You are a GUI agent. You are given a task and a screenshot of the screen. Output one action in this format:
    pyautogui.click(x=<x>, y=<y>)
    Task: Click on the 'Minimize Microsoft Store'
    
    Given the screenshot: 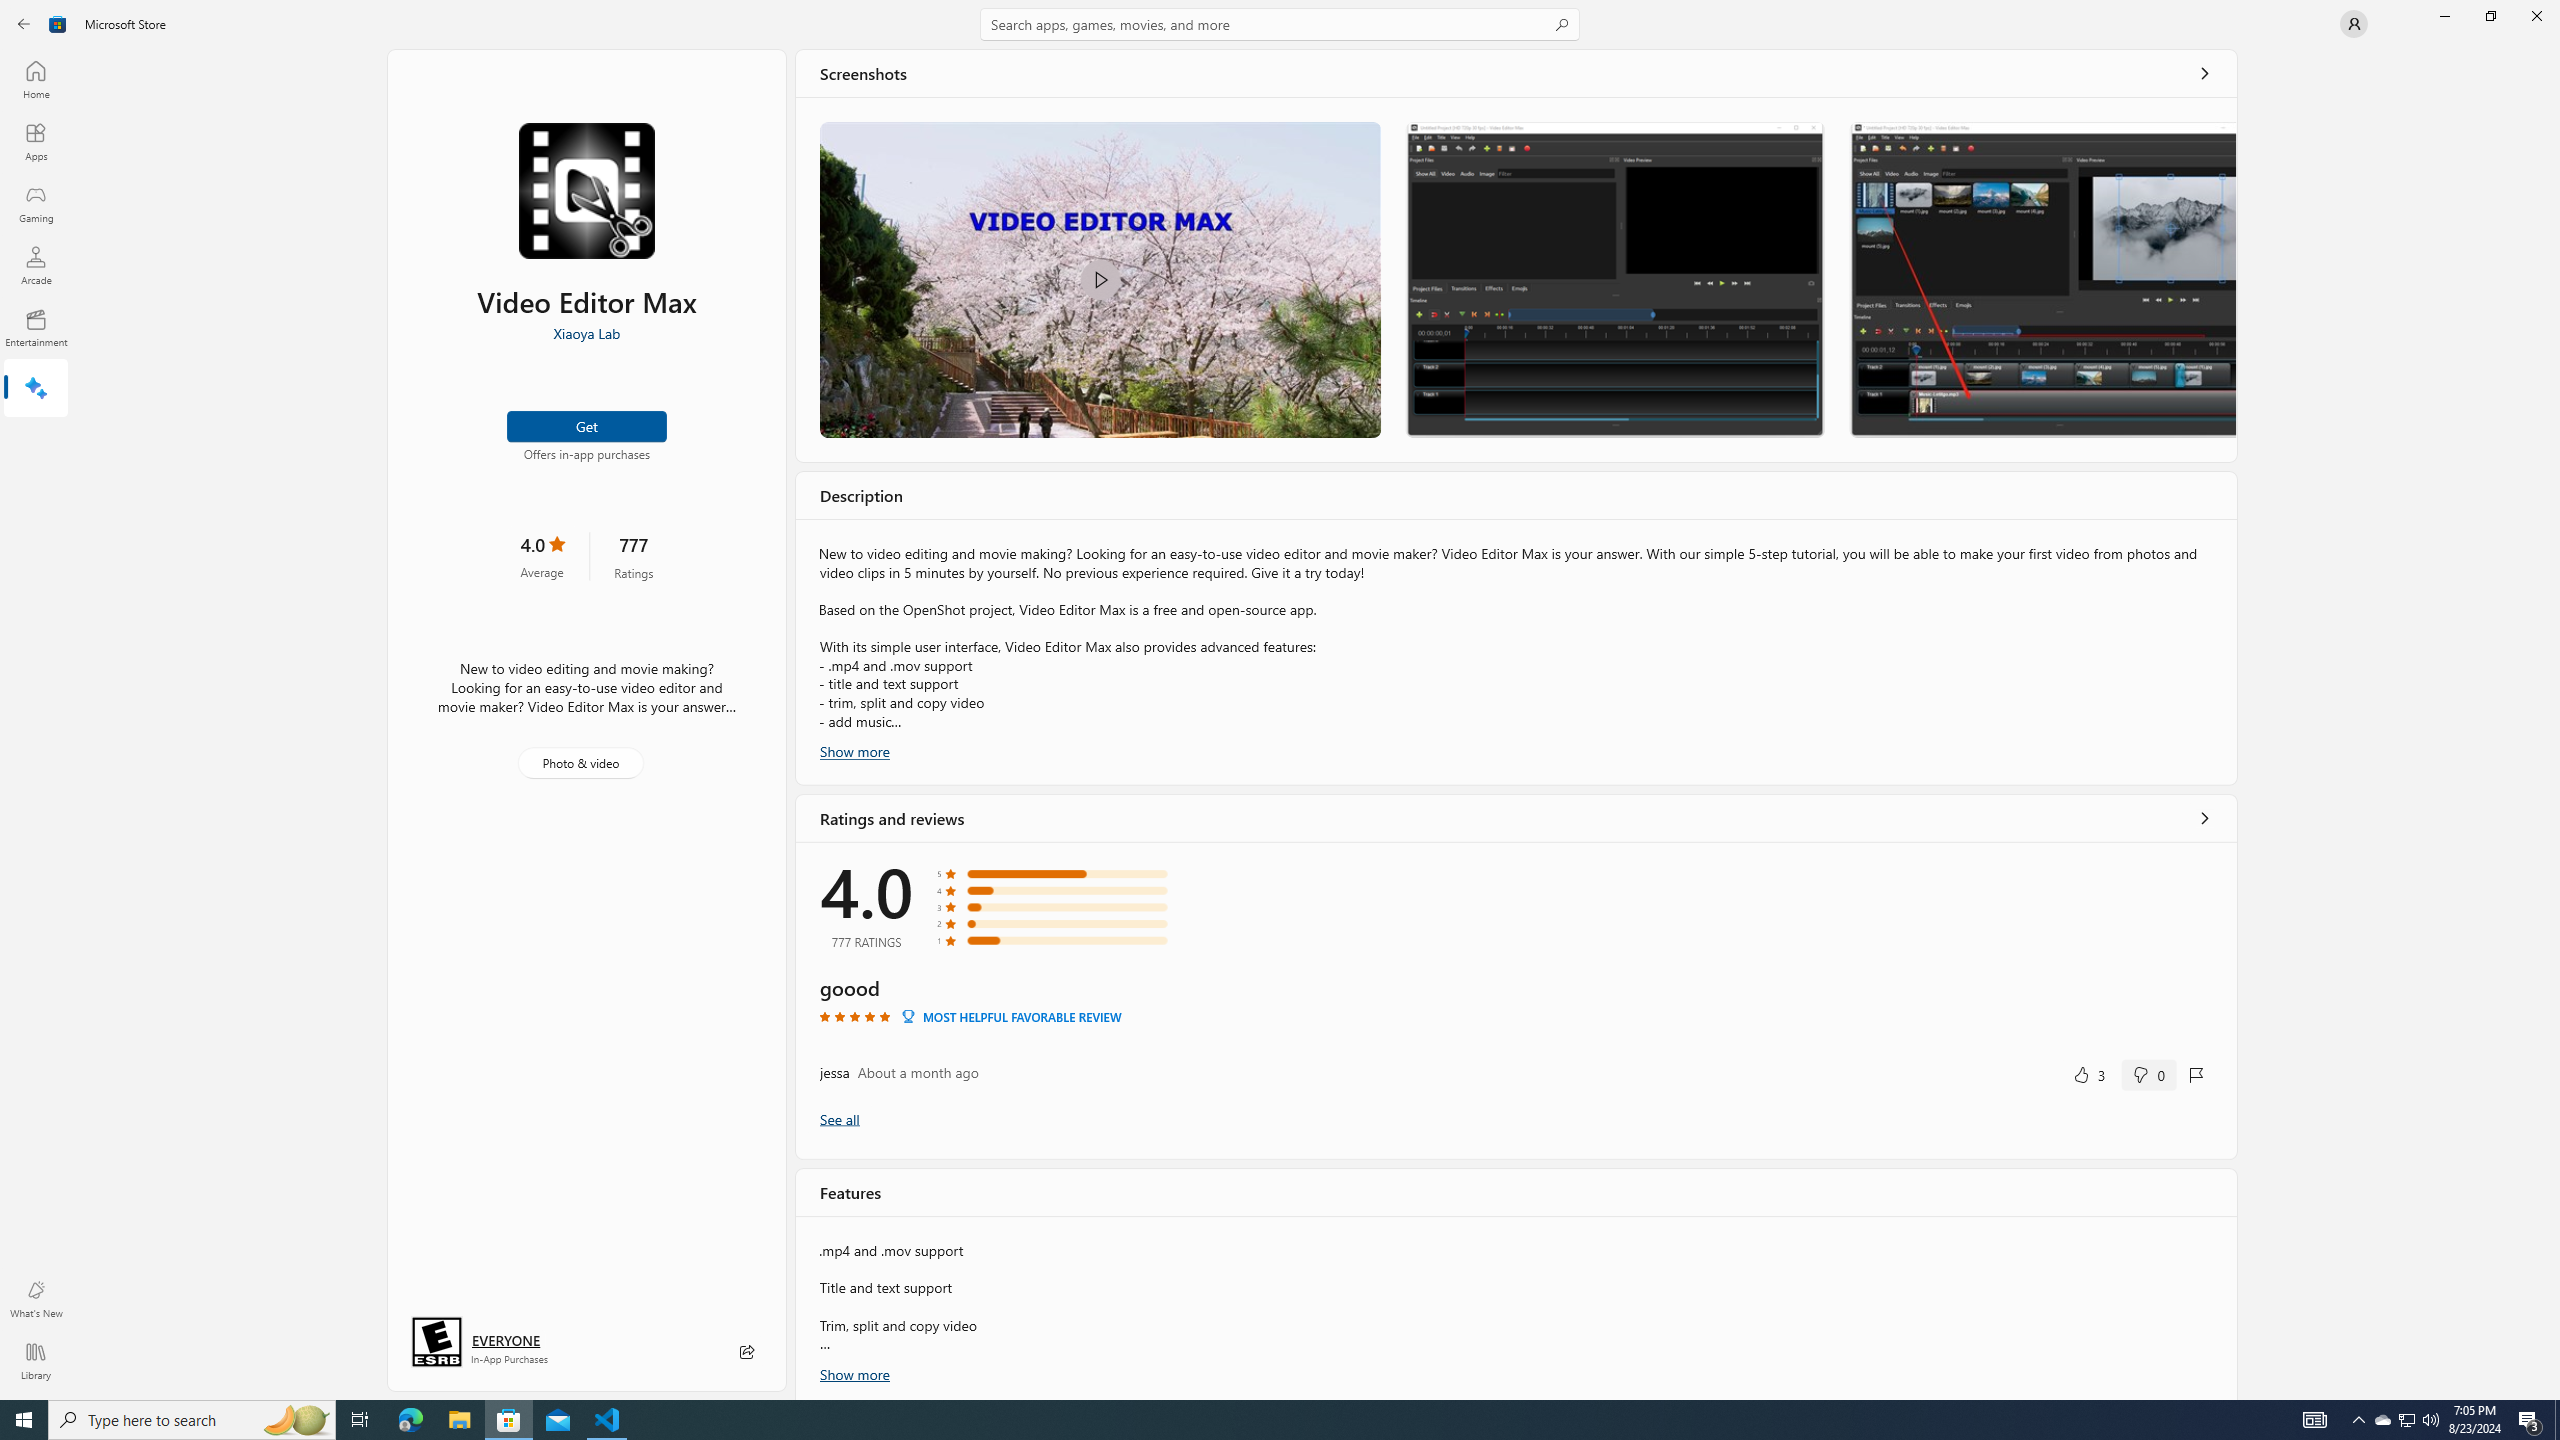 What is the action you would take?
    pyautogui.click(x=2443, y=15)
    